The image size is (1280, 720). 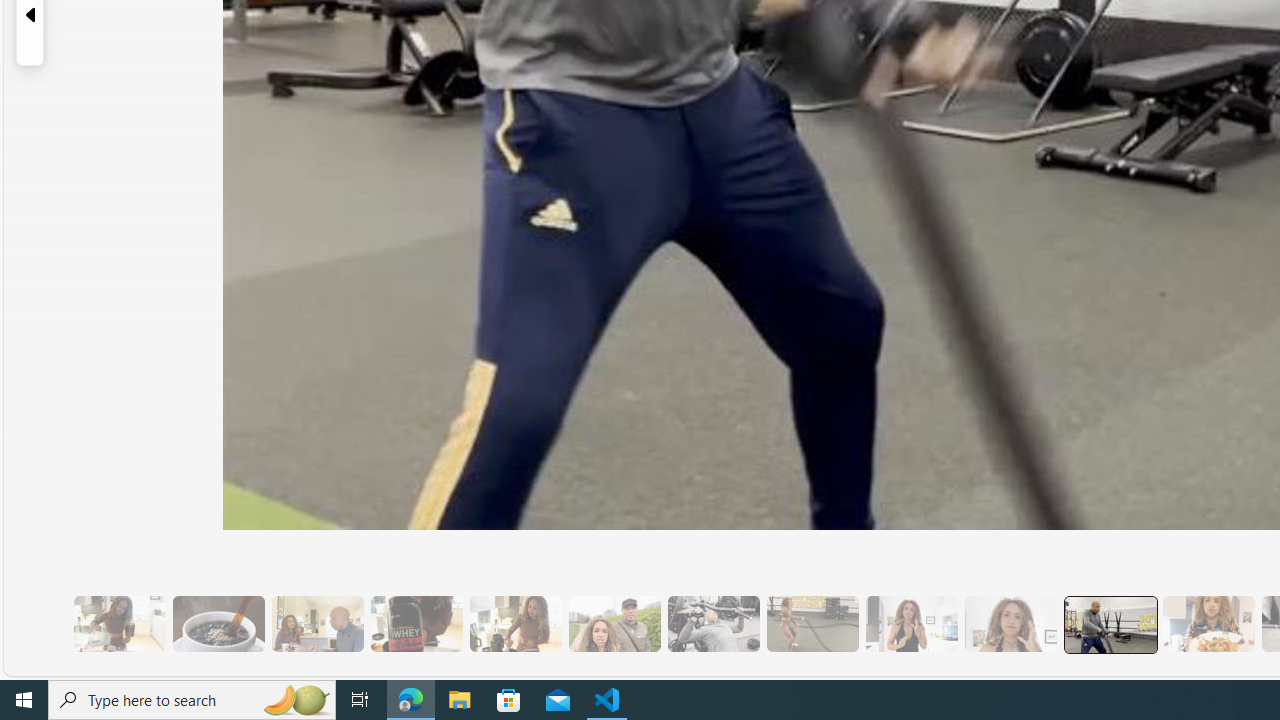 What do you see at coordinates (316, 623) in the screenshot?
I see `'5 She Eats Less Than Her Husband'` at bounding box center [316, 623].